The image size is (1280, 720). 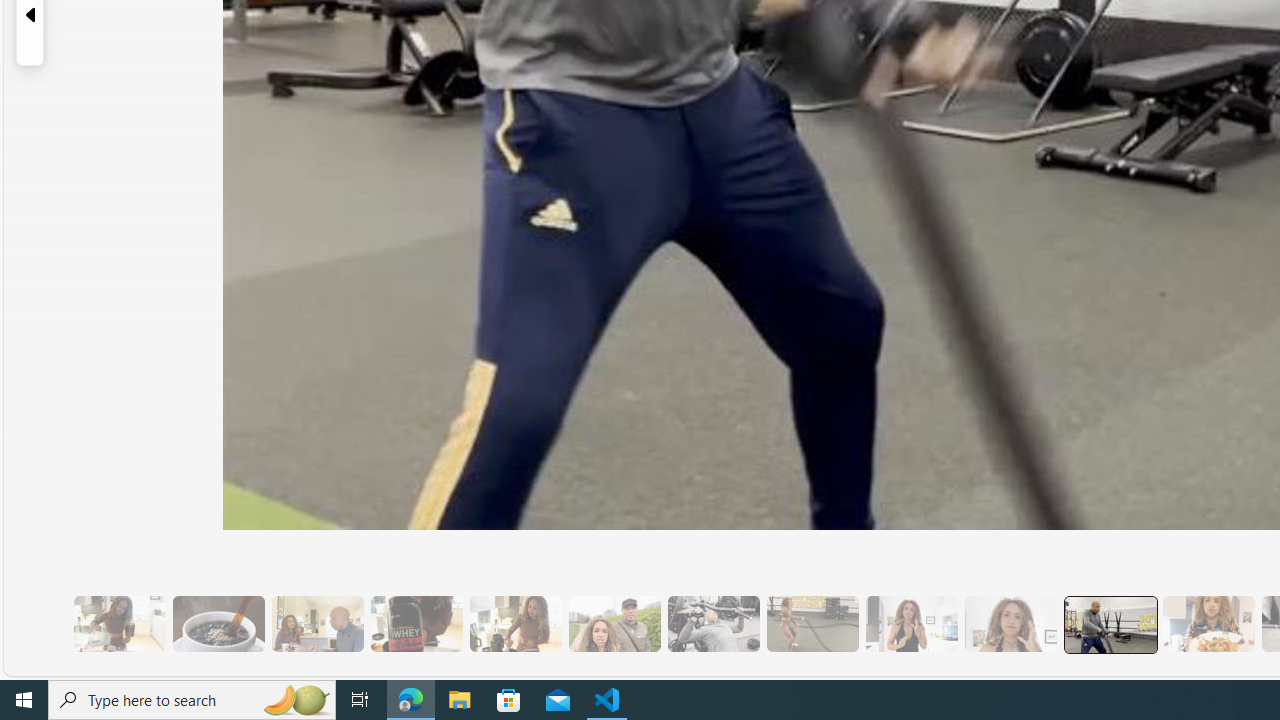 What do you see at coordinates (316, 623) in the screenshot?
I see `'5 She Eats Less Than Her Husband'` at bounding box center [316, 623].